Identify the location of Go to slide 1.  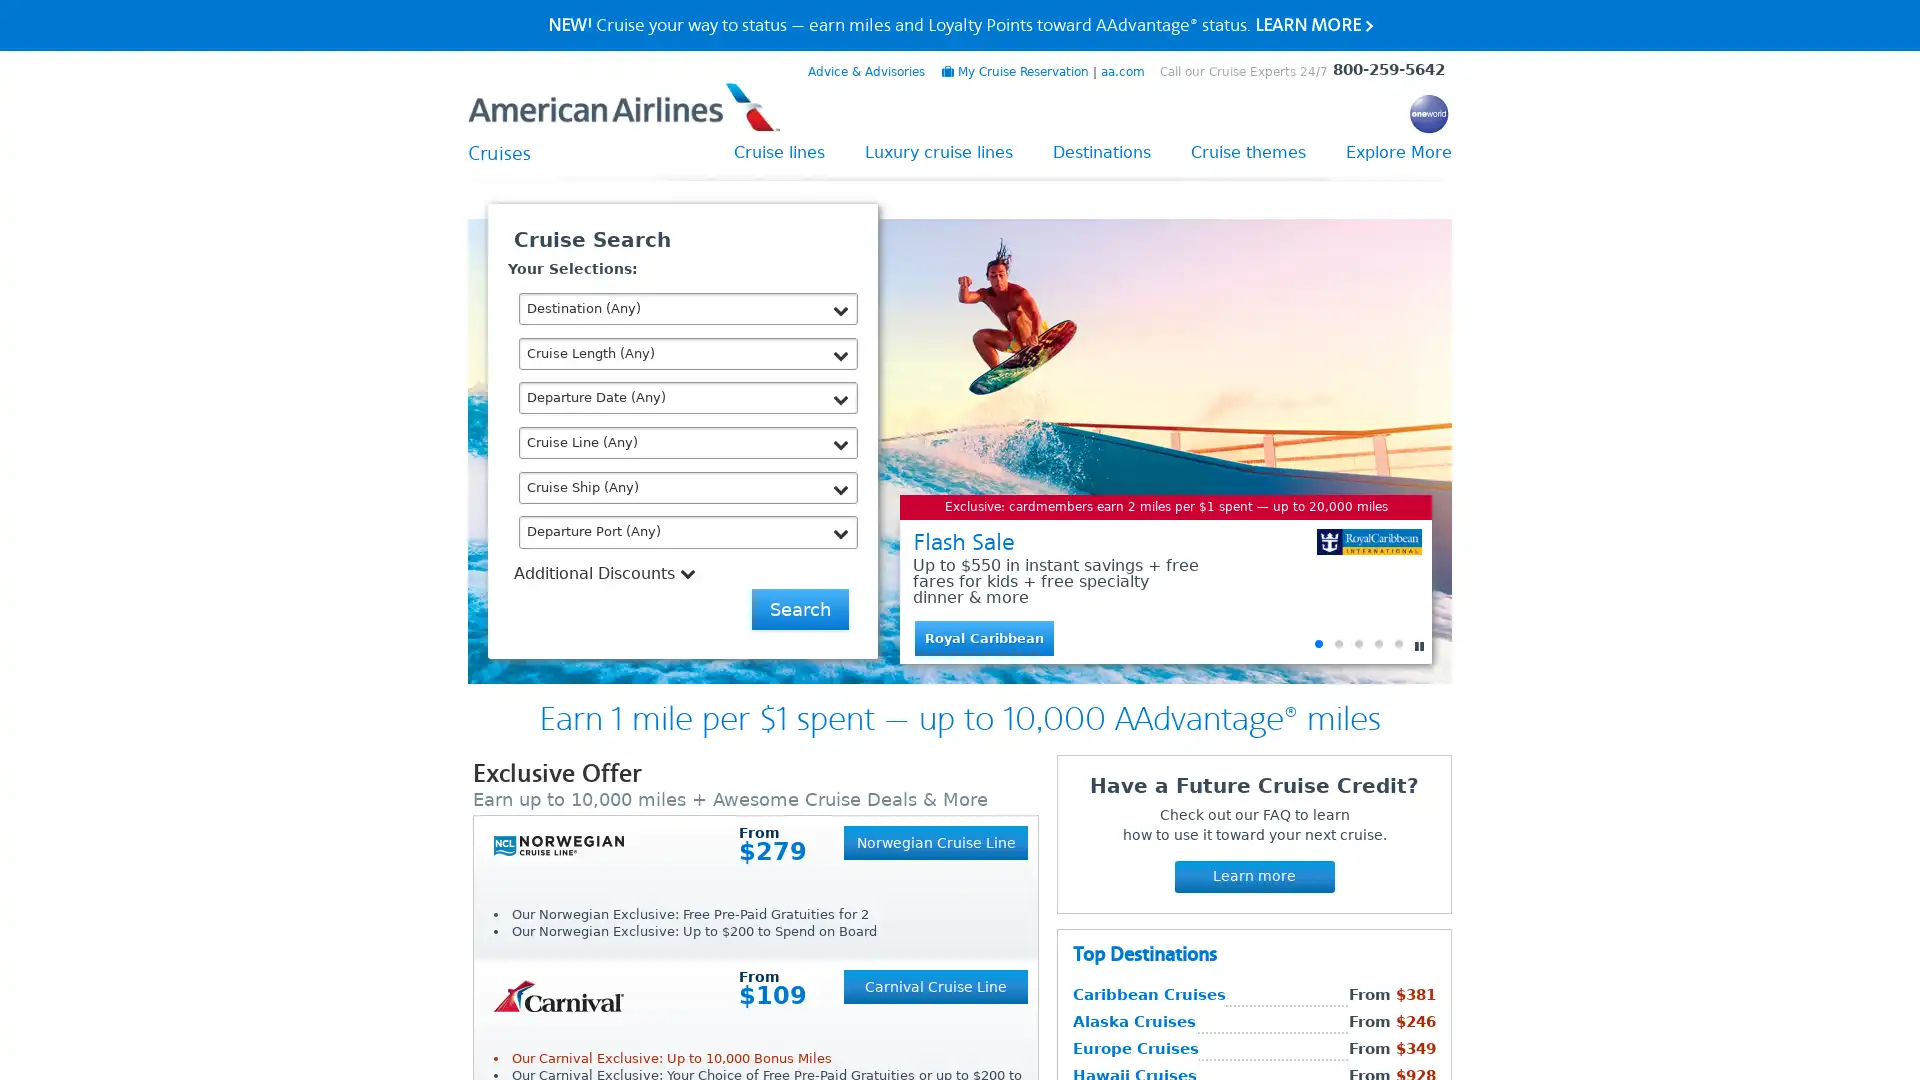
(1318, 644).